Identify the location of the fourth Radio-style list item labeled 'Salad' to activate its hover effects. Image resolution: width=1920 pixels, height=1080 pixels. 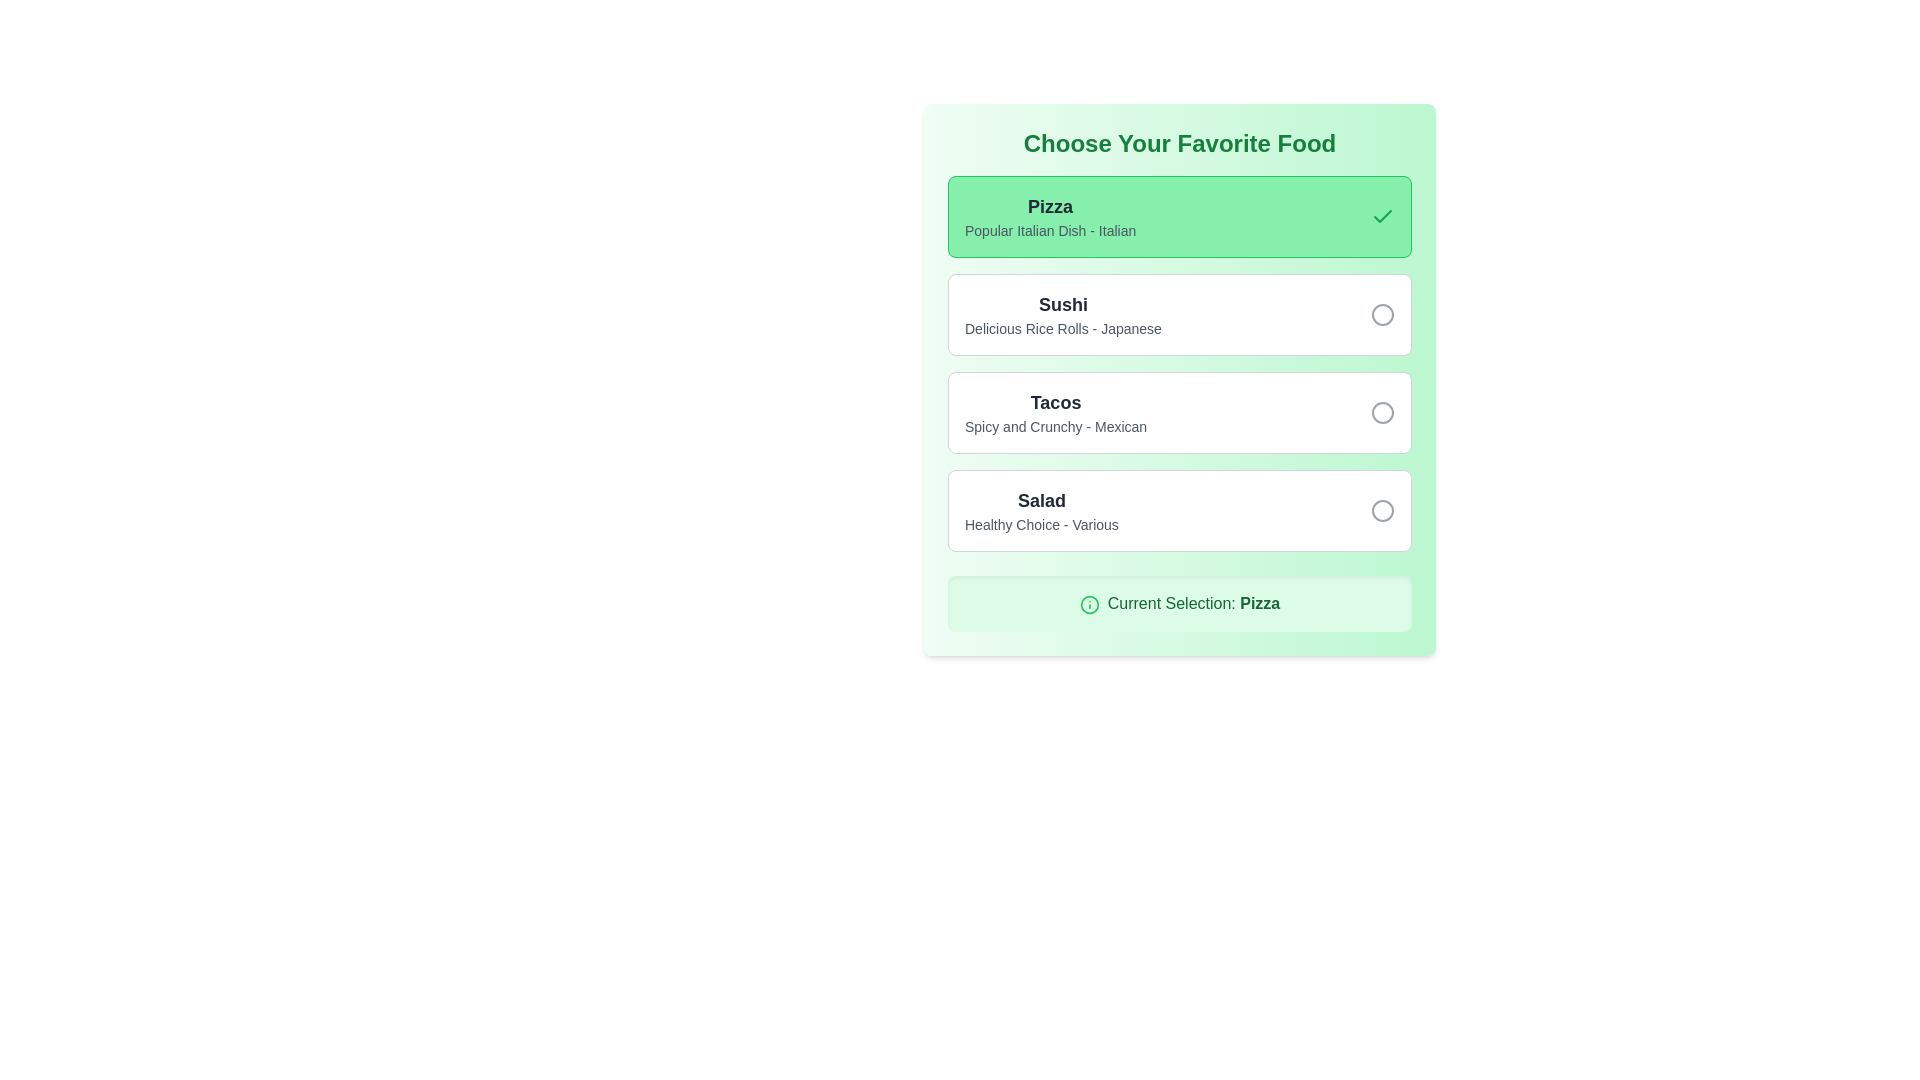
(1180, 509).